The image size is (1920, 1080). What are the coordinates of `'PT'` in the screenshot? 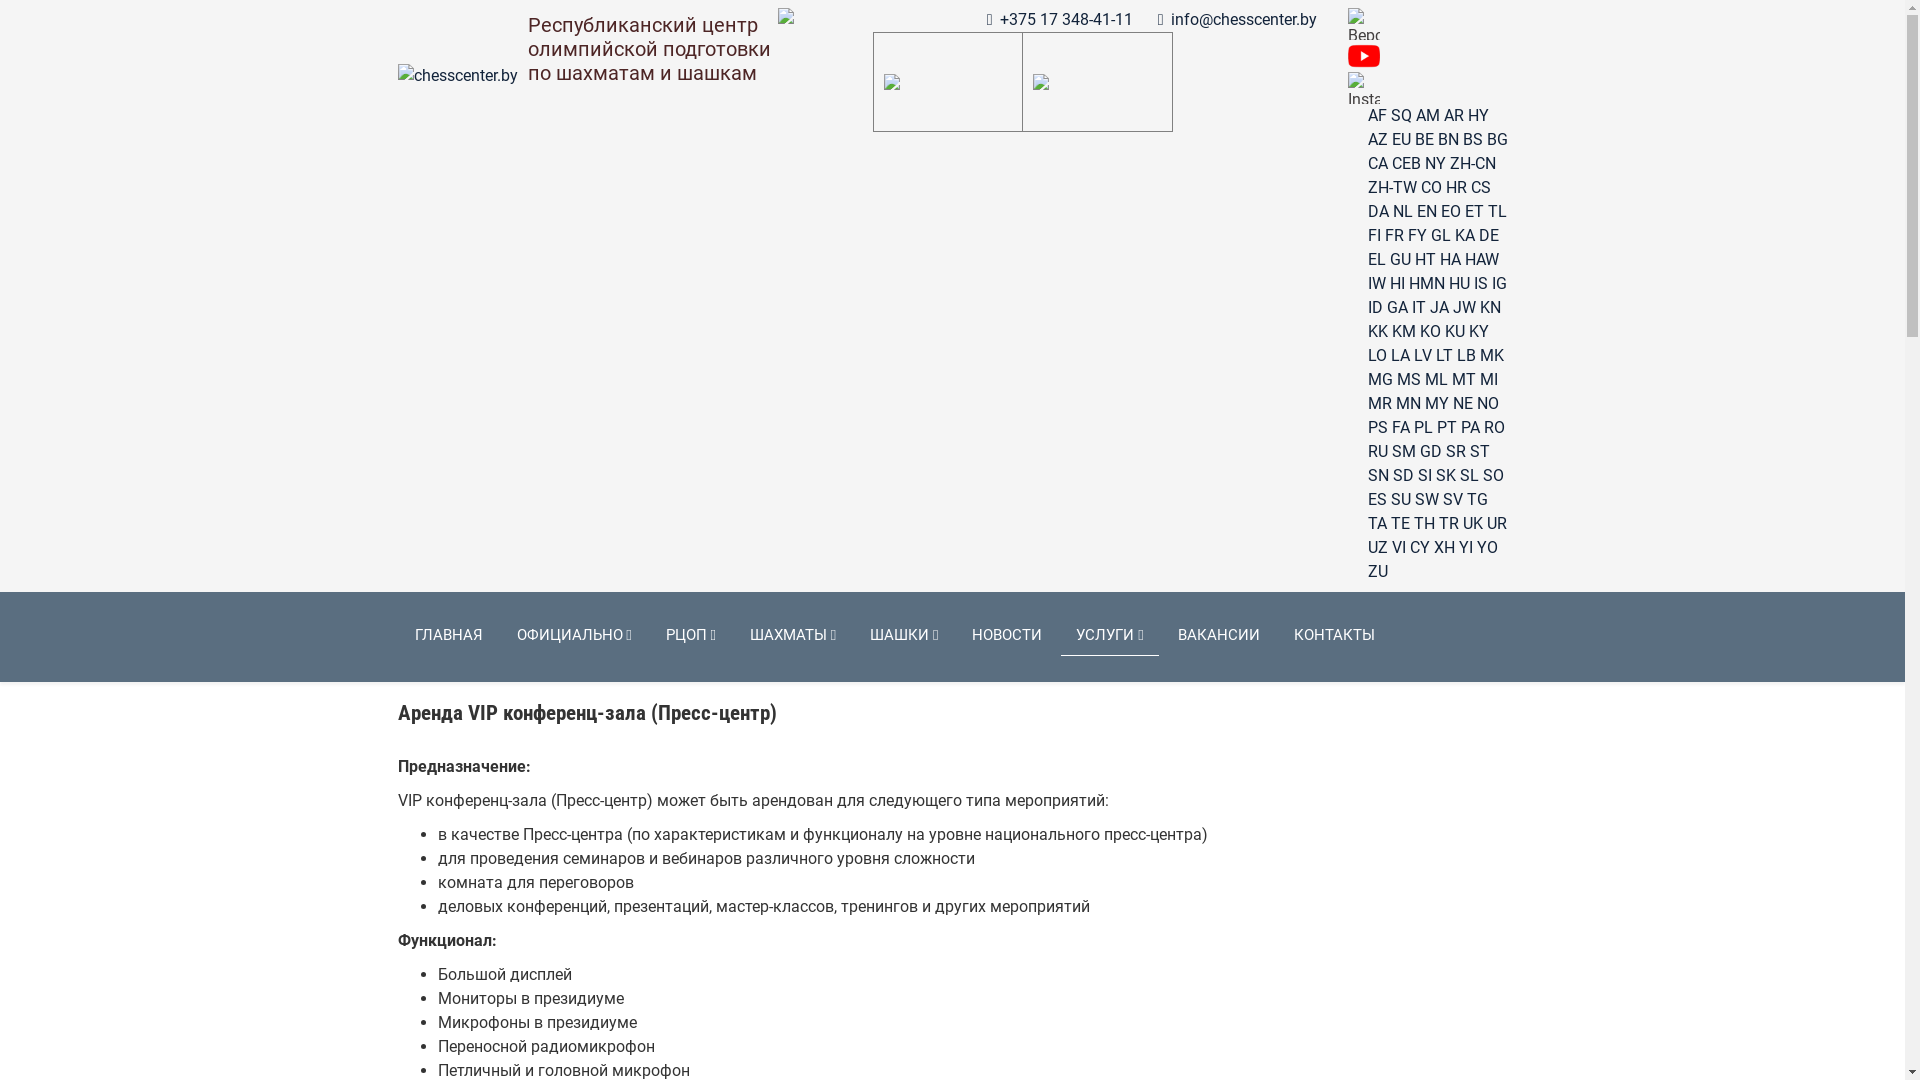 It's located at (1445, 426).